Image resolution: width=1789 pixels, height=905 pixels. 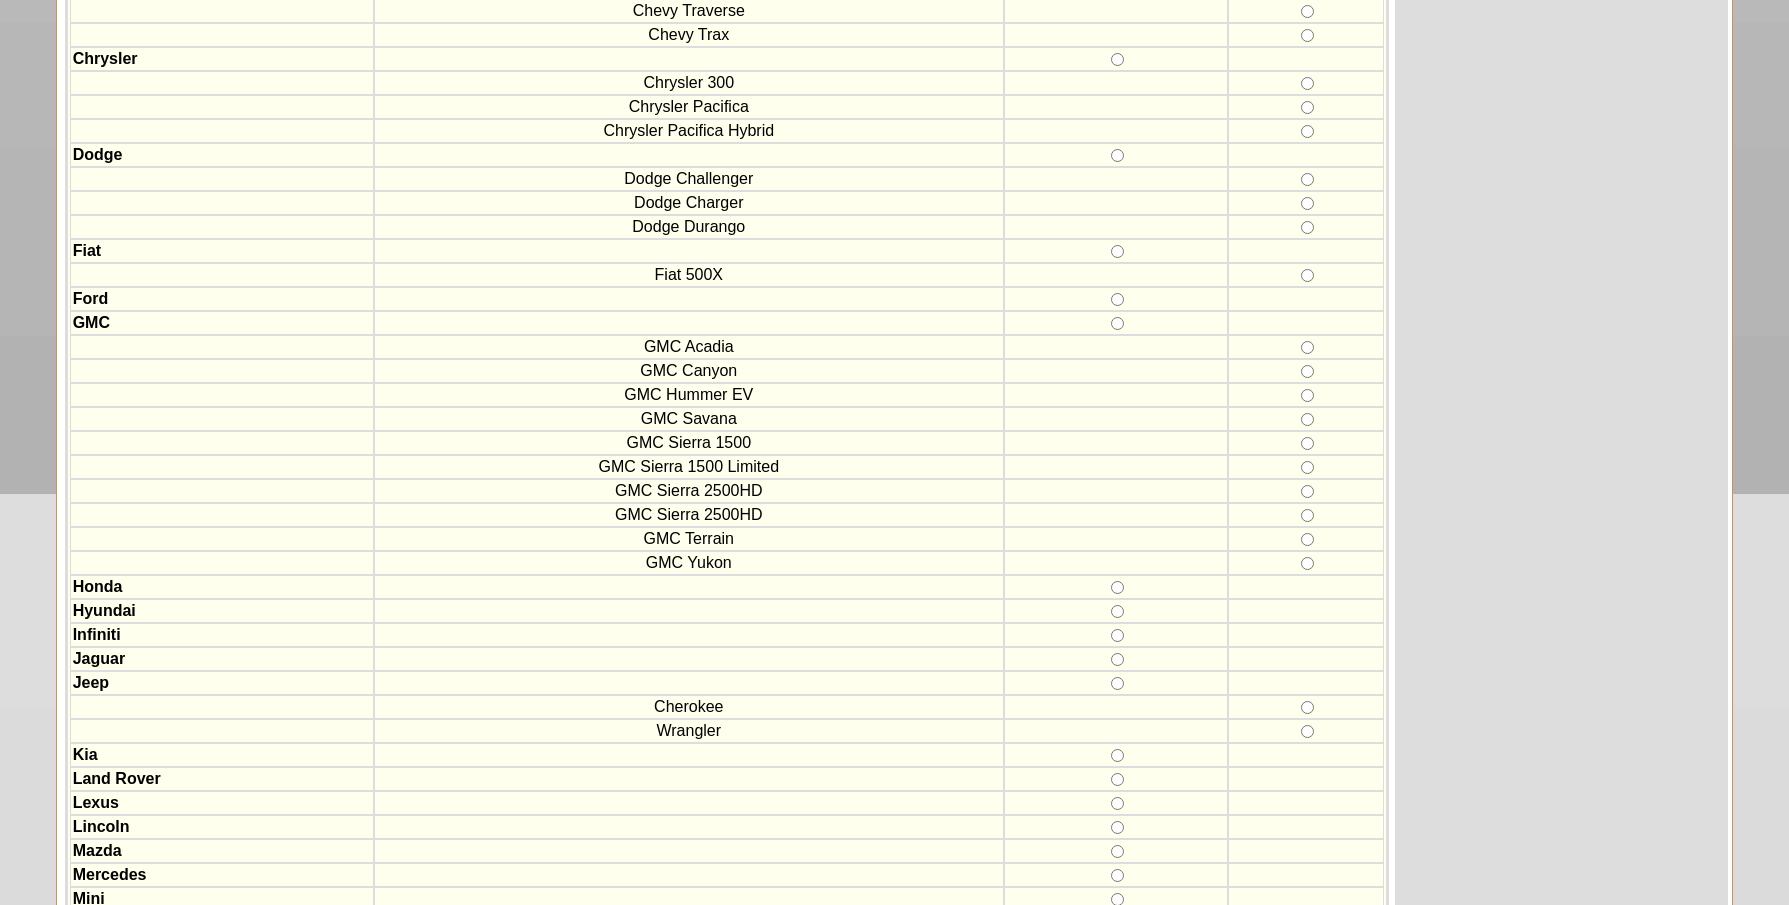 What do you see at coordinates (688, 33) in the screenshot?
I see `'Chevy Trax'` at bounding box center [688, 33].